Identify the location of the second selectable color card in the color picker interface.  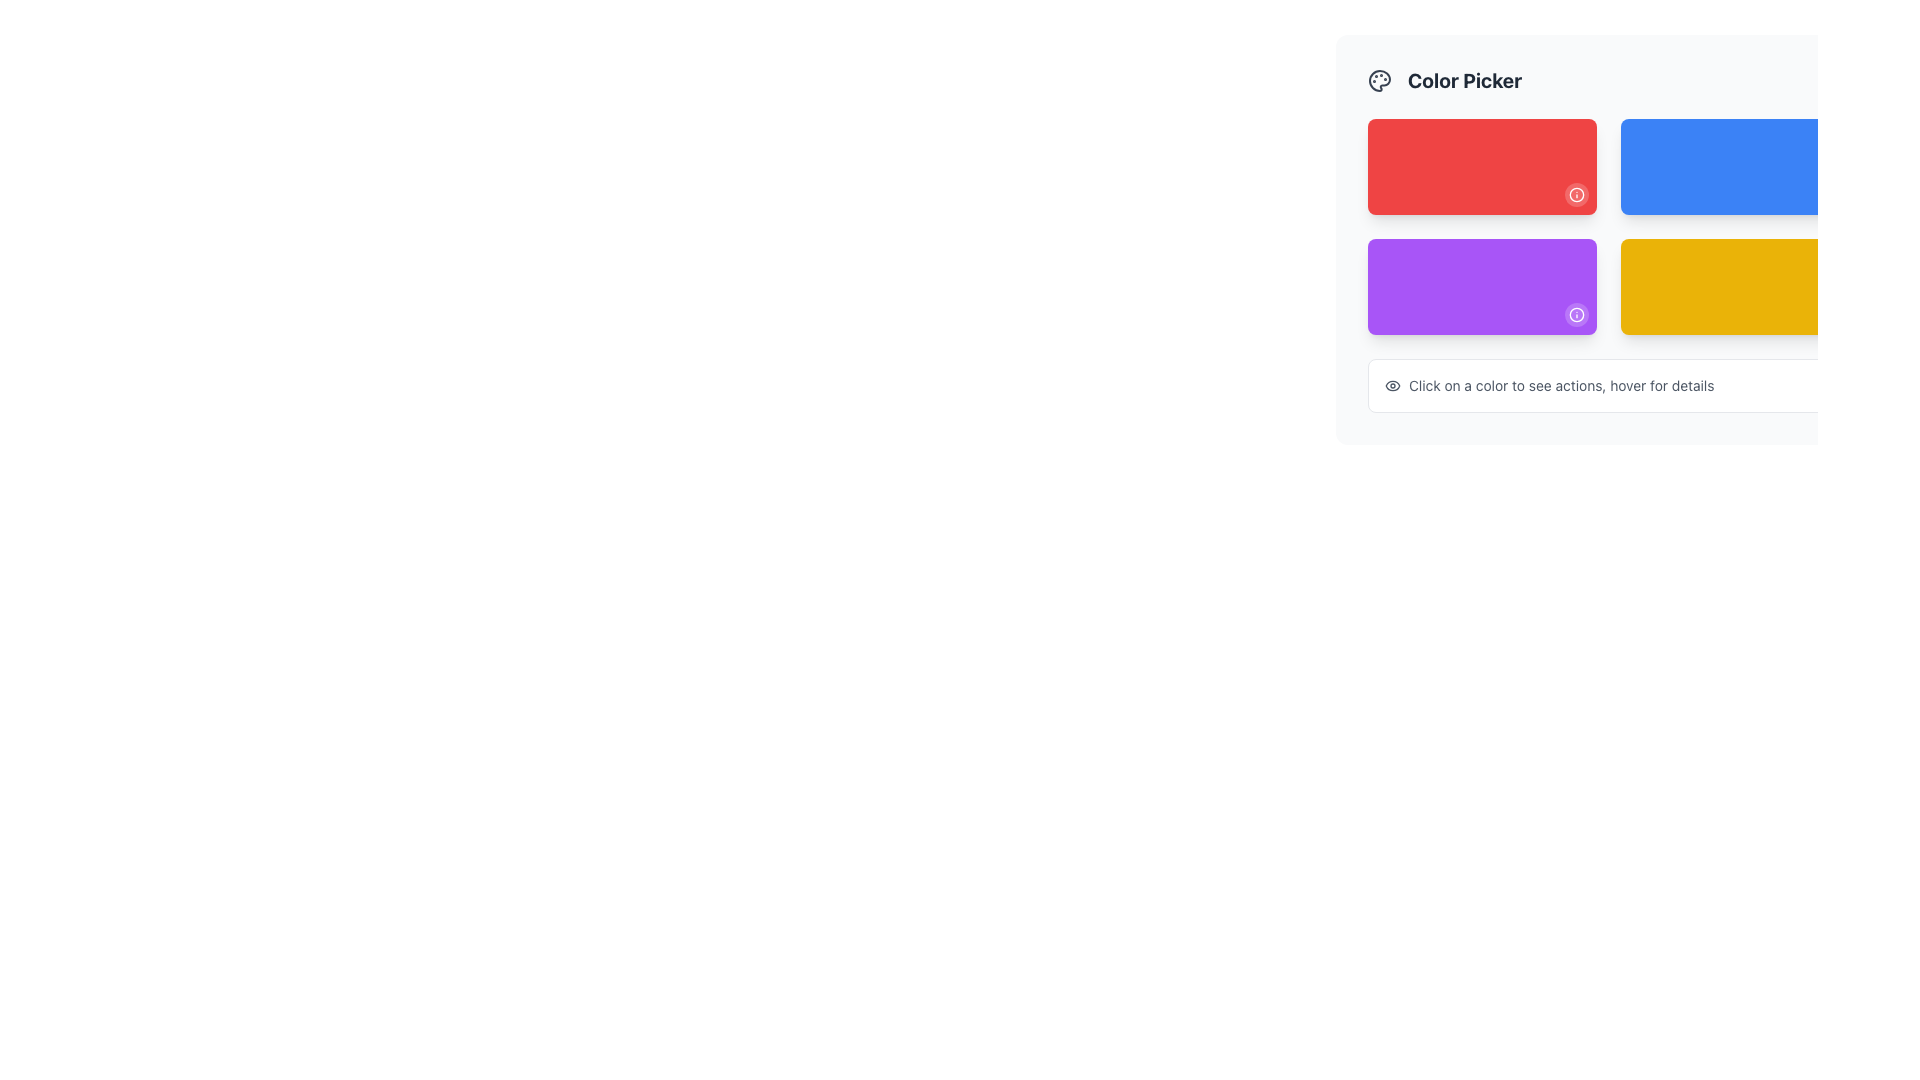
(1735, 165).